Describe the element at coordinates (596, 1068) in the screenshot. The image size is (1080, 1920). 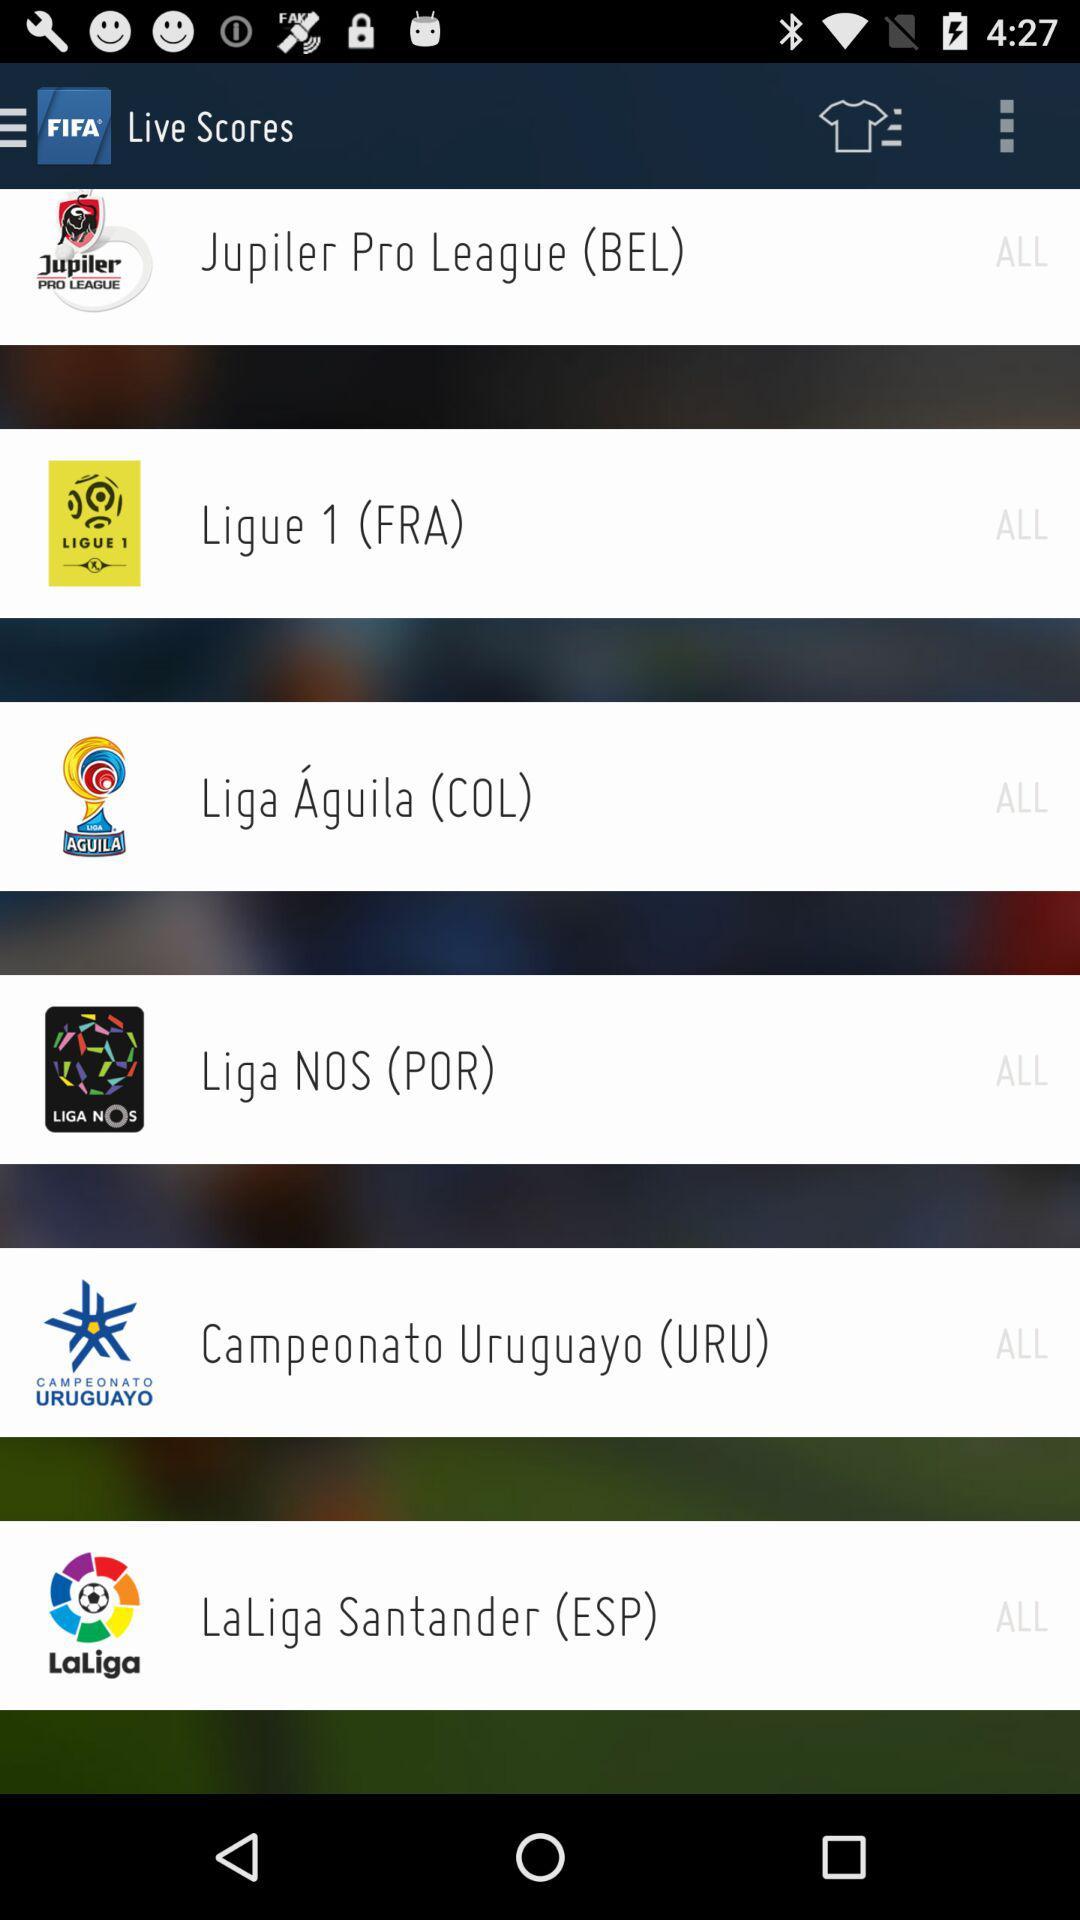
I see `icon to the left of the all item` at that location.